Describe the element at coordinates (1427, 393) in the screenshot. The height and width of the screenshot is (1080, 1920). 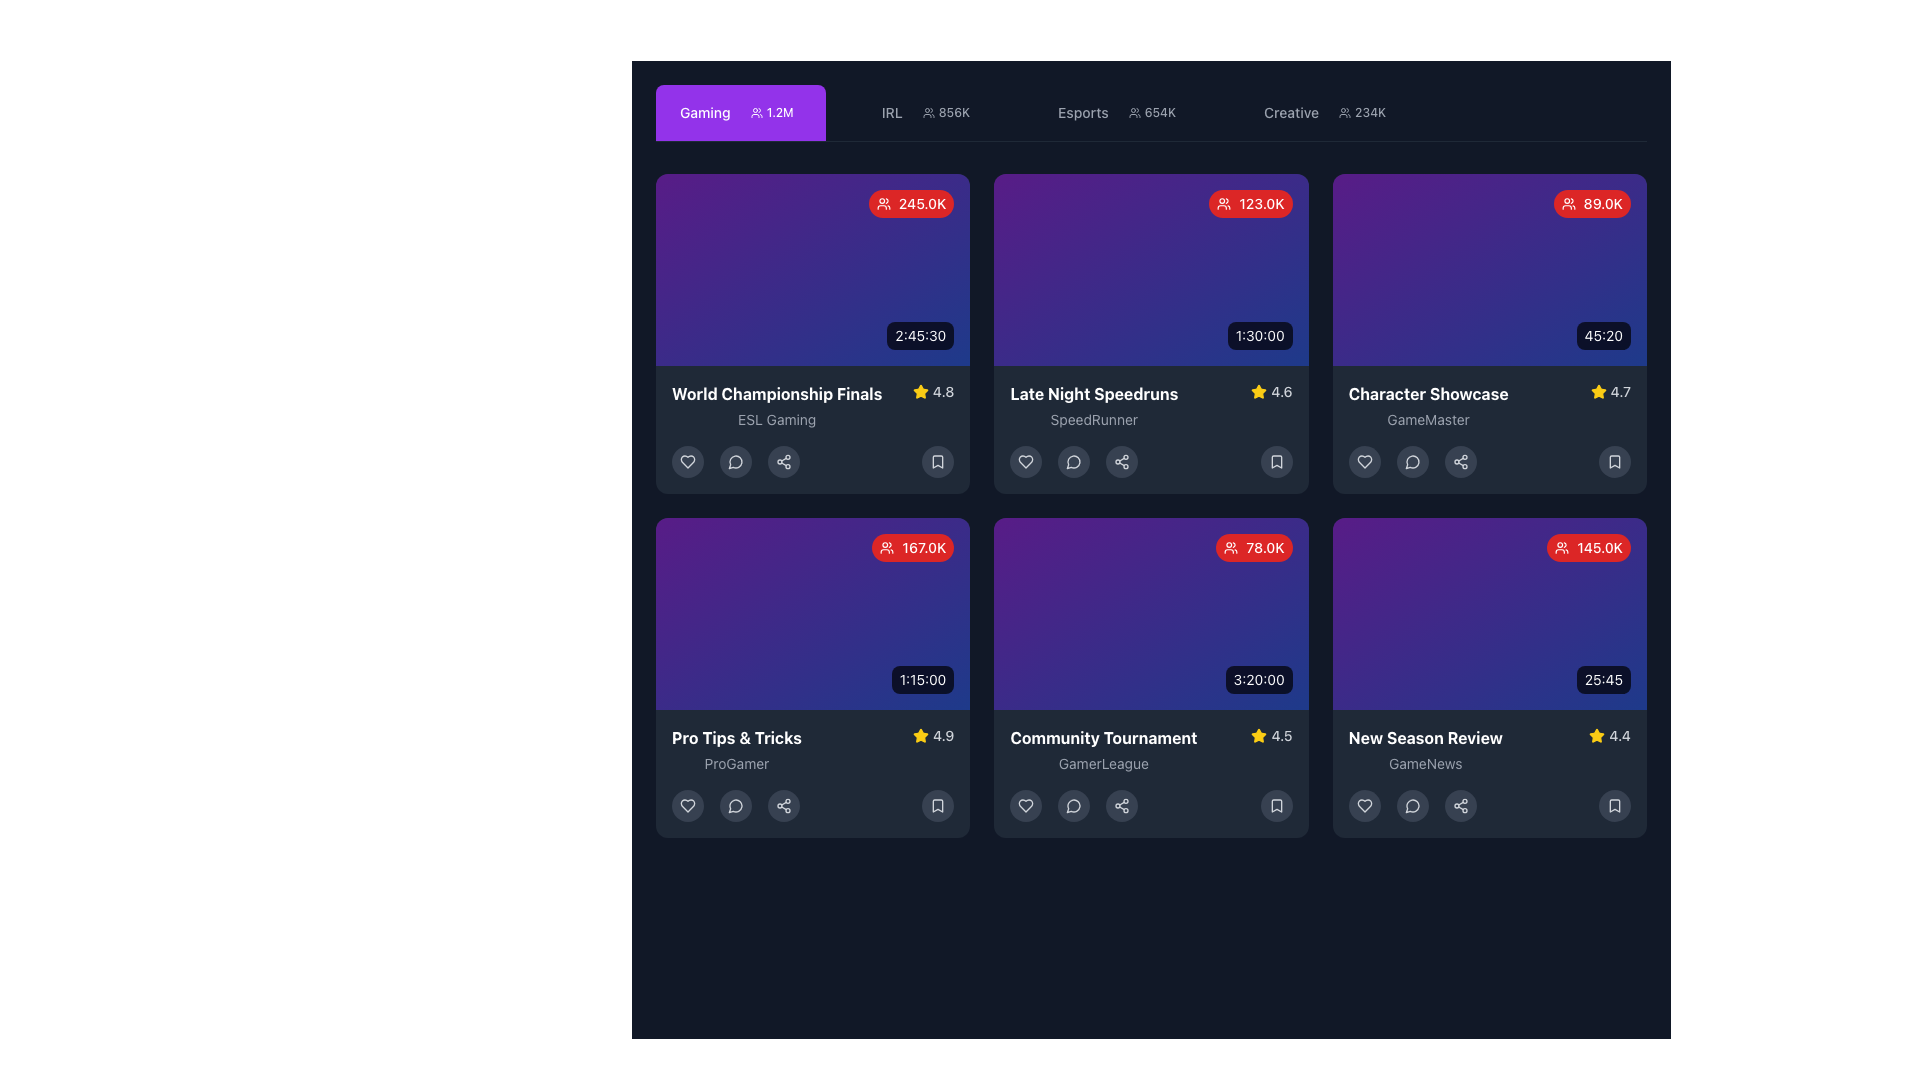
I see `the static text label that represents the title of the streaming event, located in the third item of a 3x2 grid, positioned above the subtitle 'GameMaster'` at that location.